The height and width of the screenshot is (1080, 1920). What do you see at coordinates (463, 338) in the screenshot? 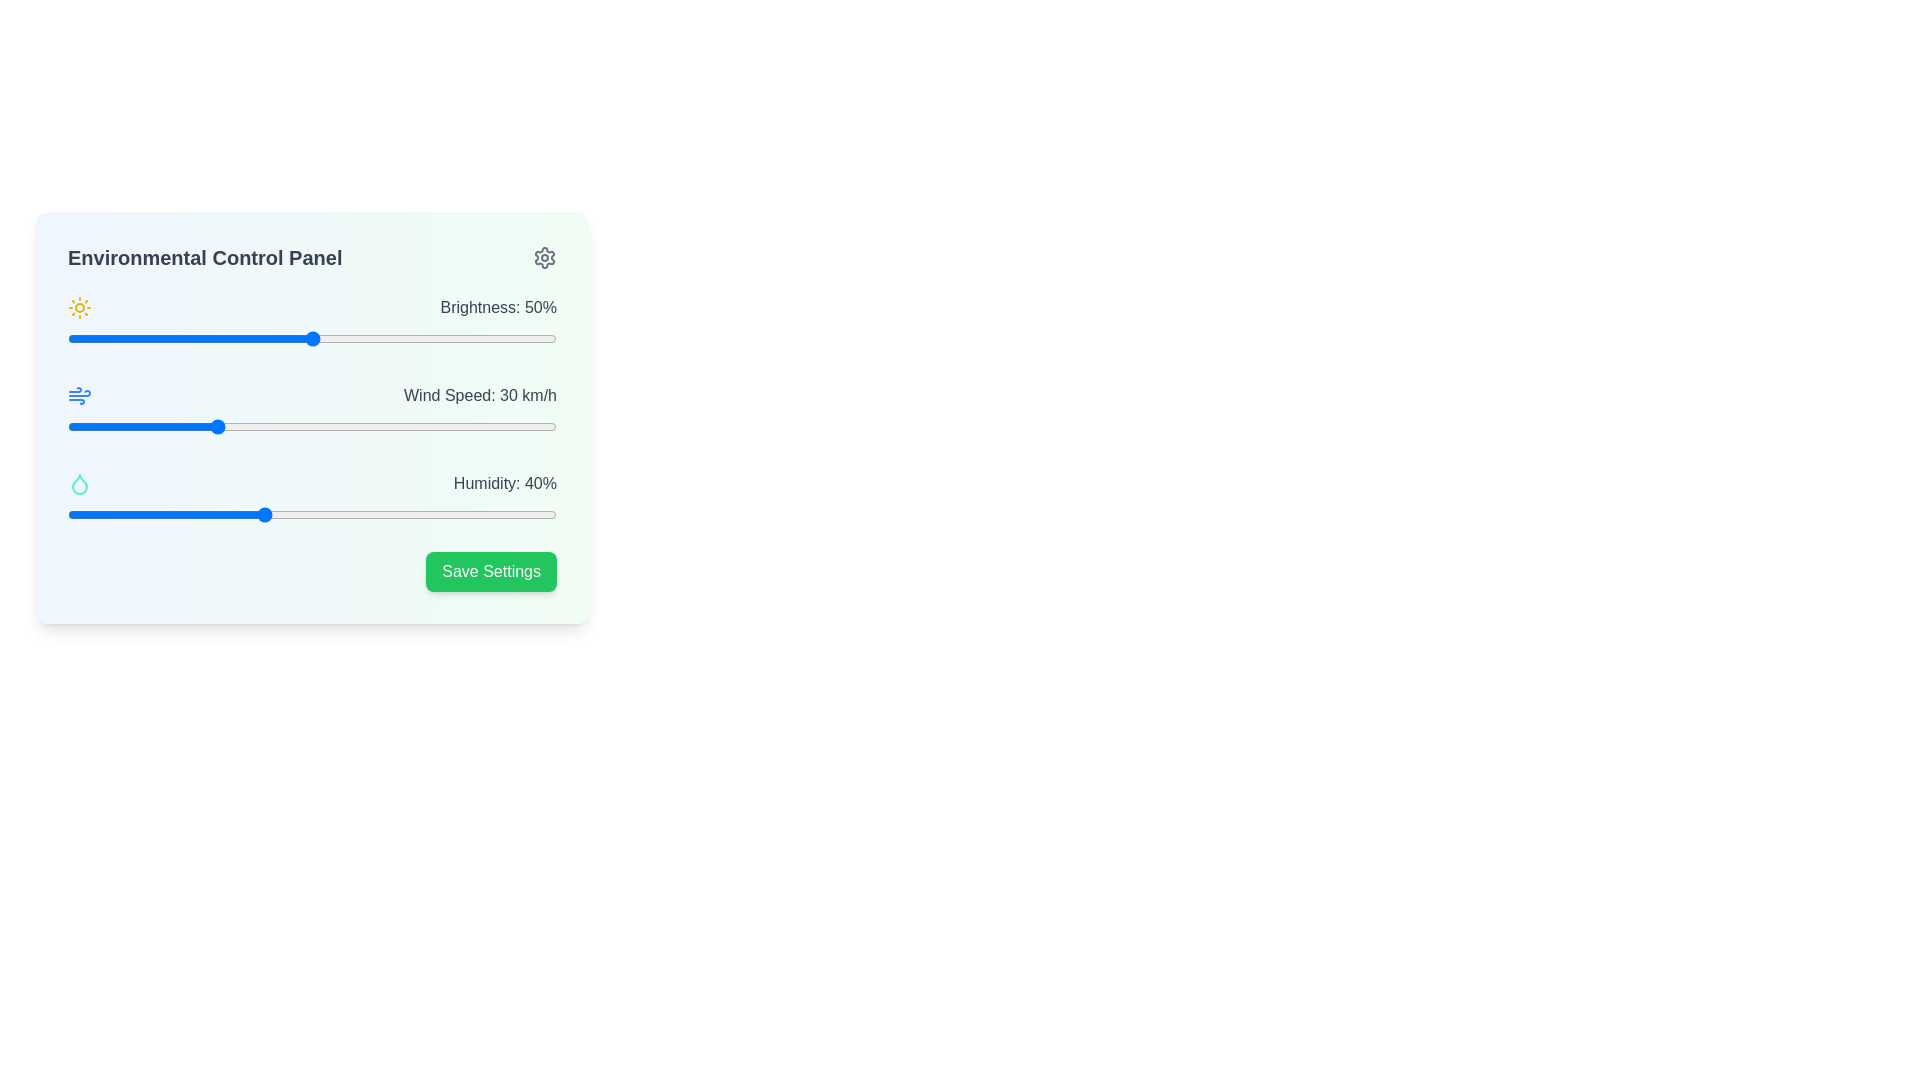
I see `brightness` at bounding box center [463, 338].